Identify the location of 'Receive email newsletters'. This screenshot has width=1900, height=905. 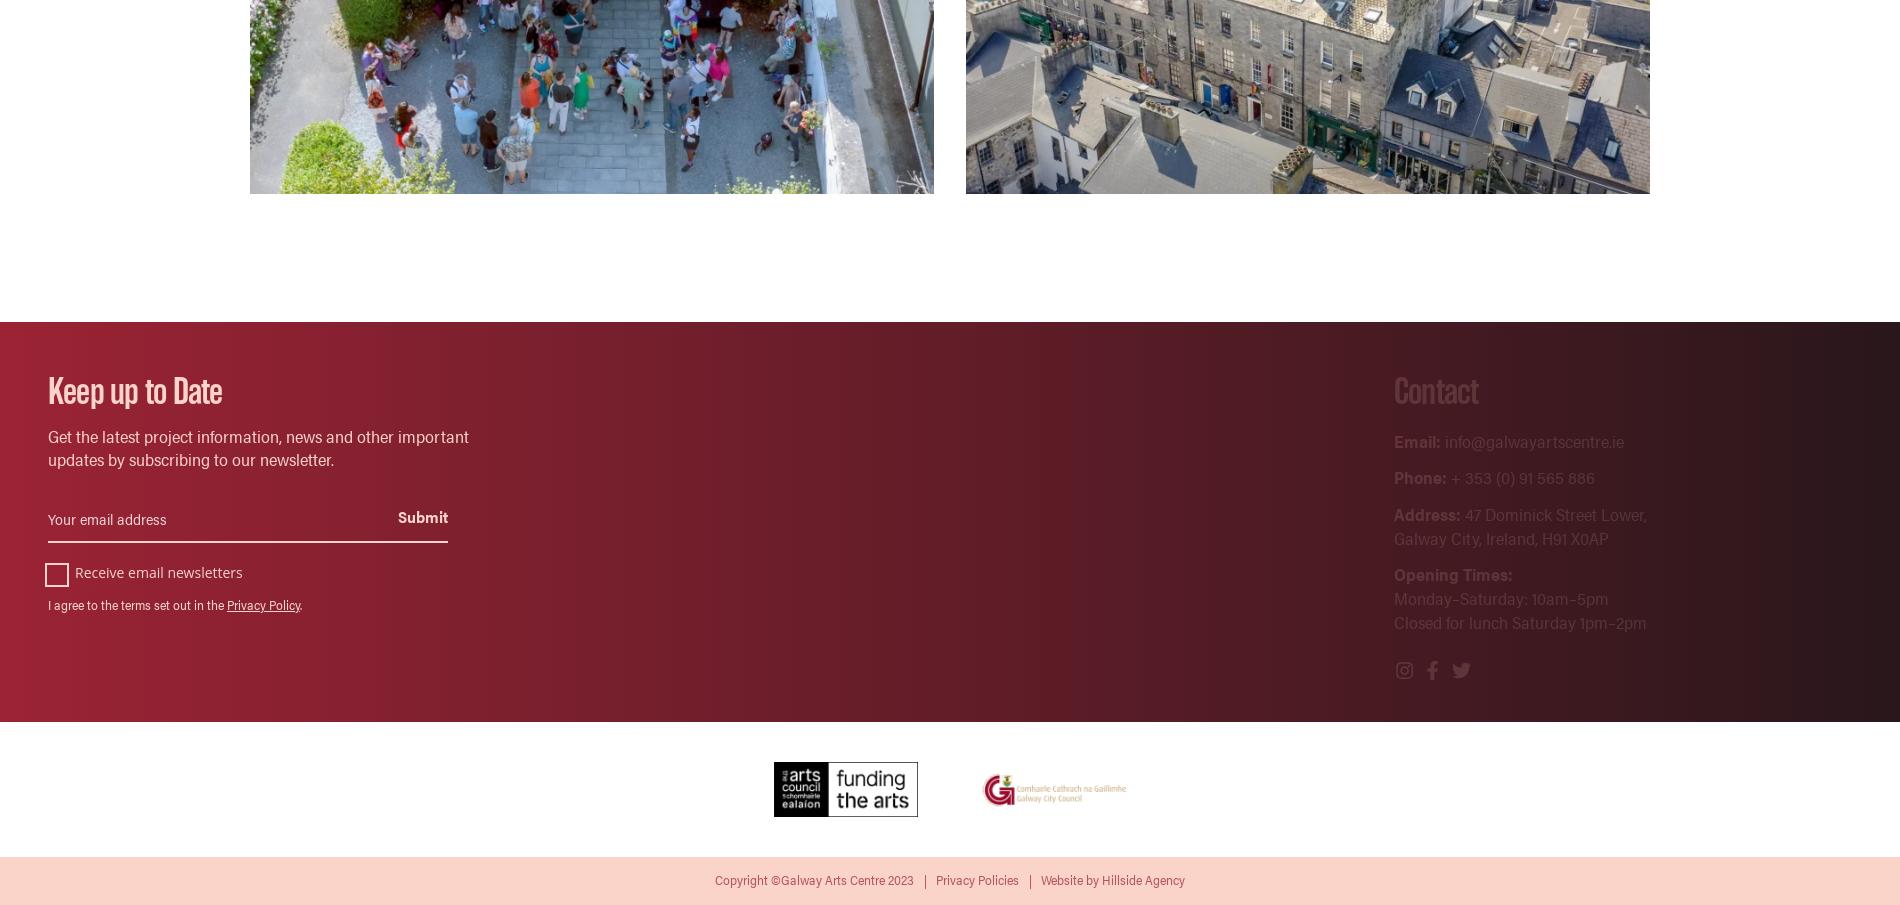
(75, 571).